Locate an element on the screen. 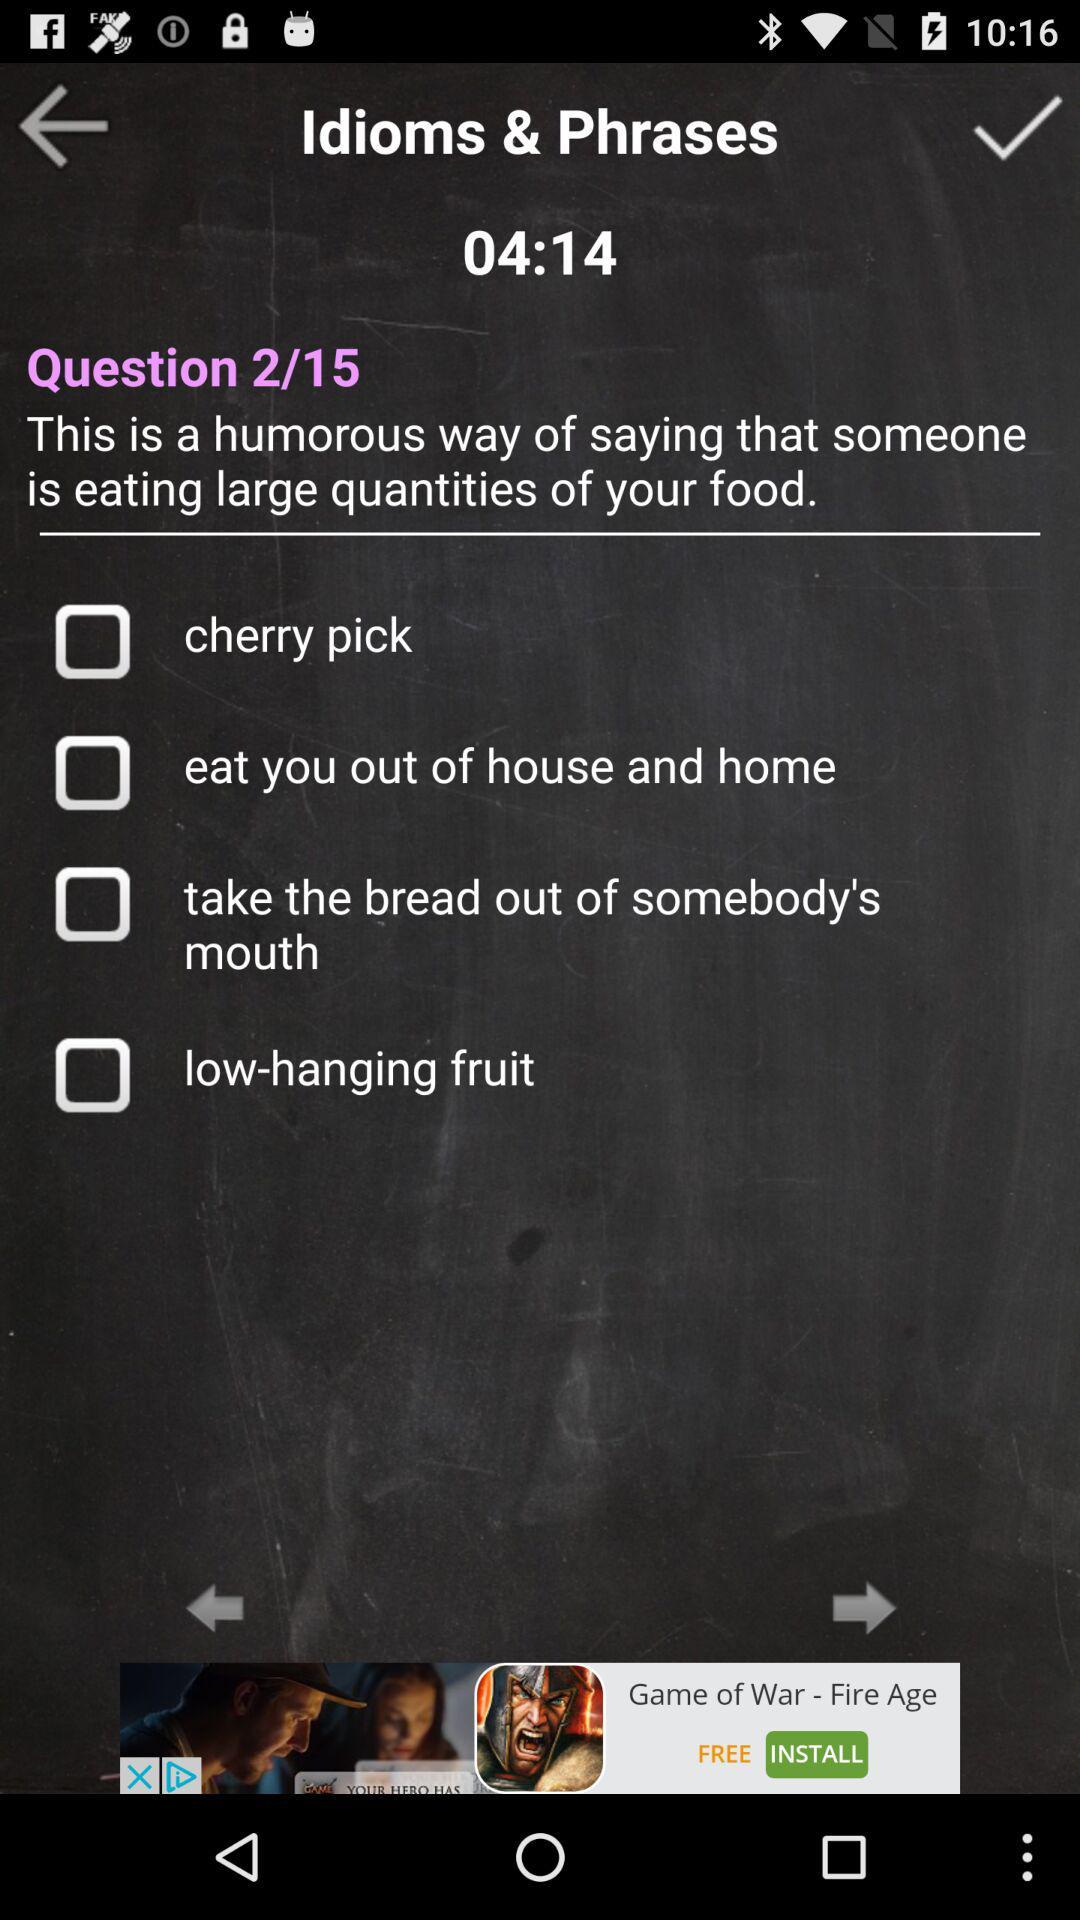 The height and width of the screenshot is (1920, 1080). go next is located at coordinates (1017, 124).